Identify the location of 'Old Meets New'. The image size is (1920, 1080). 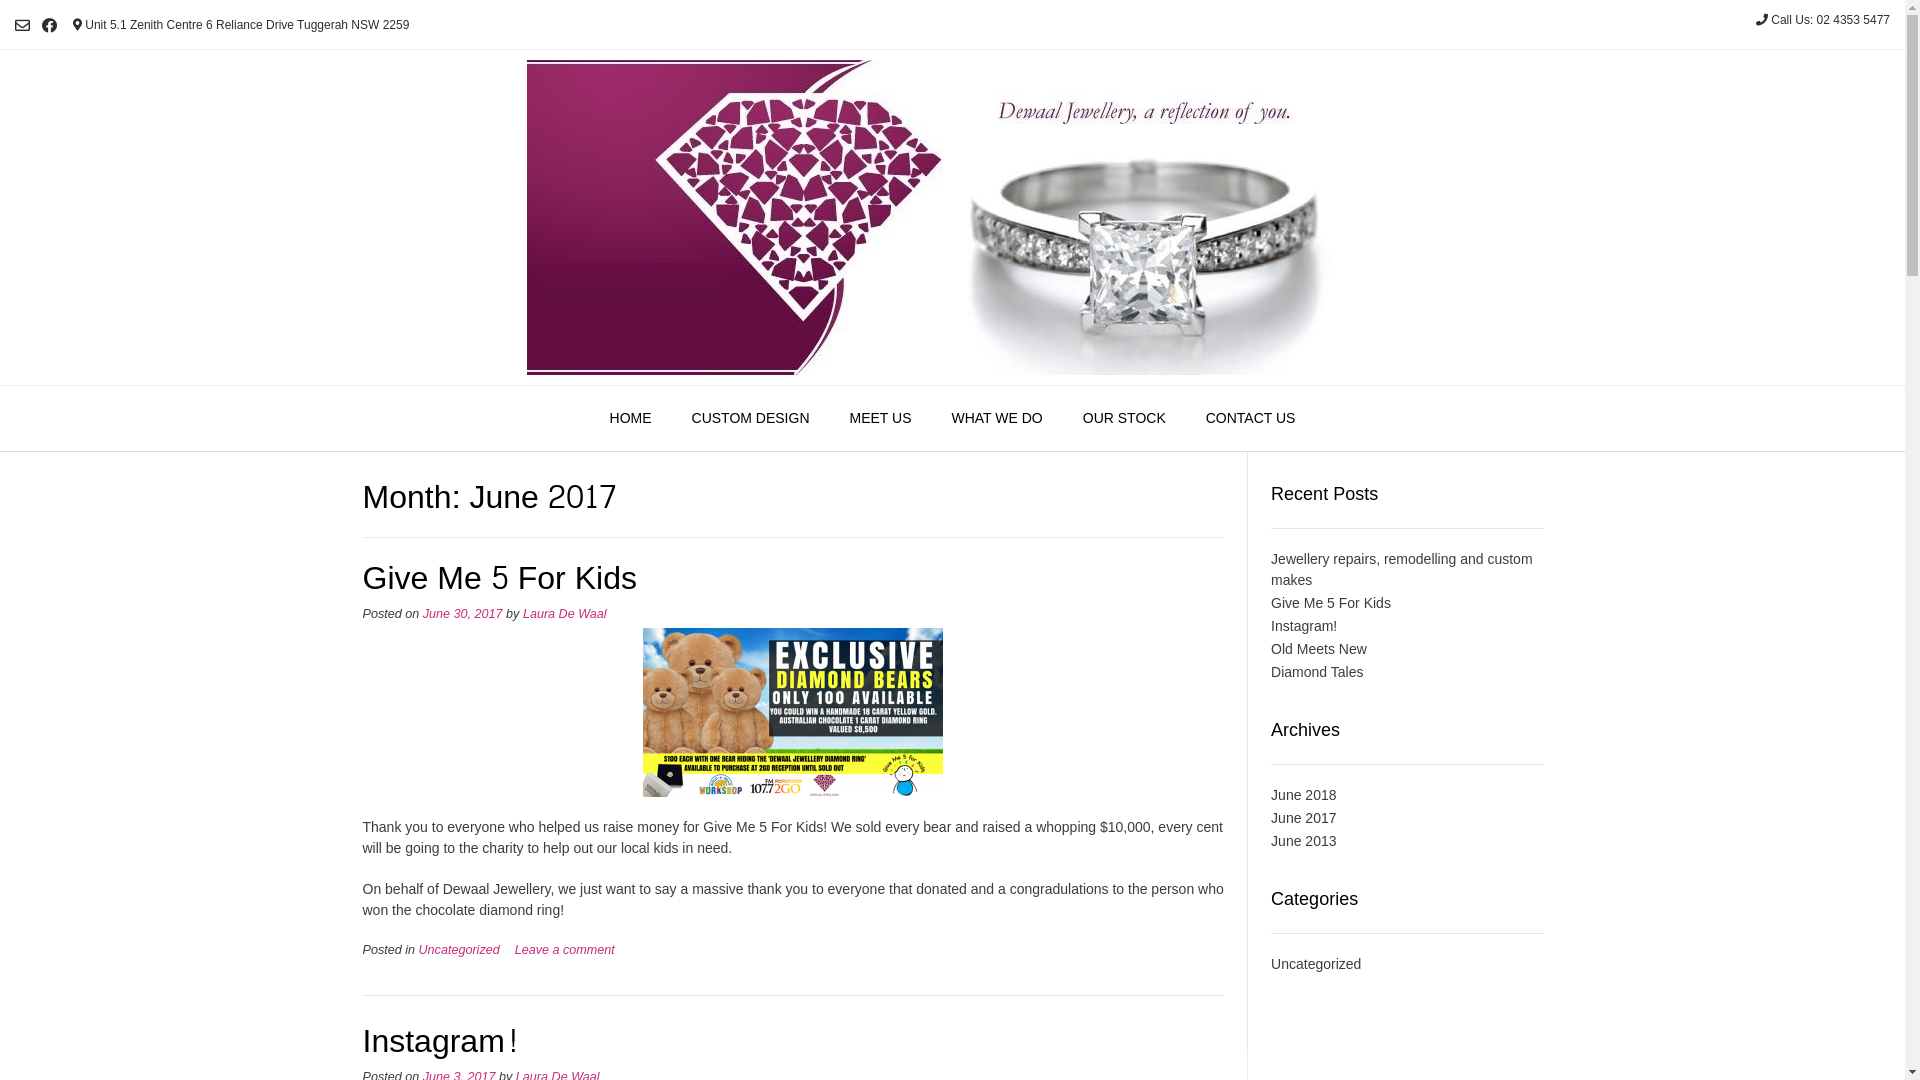
(1319, 648).